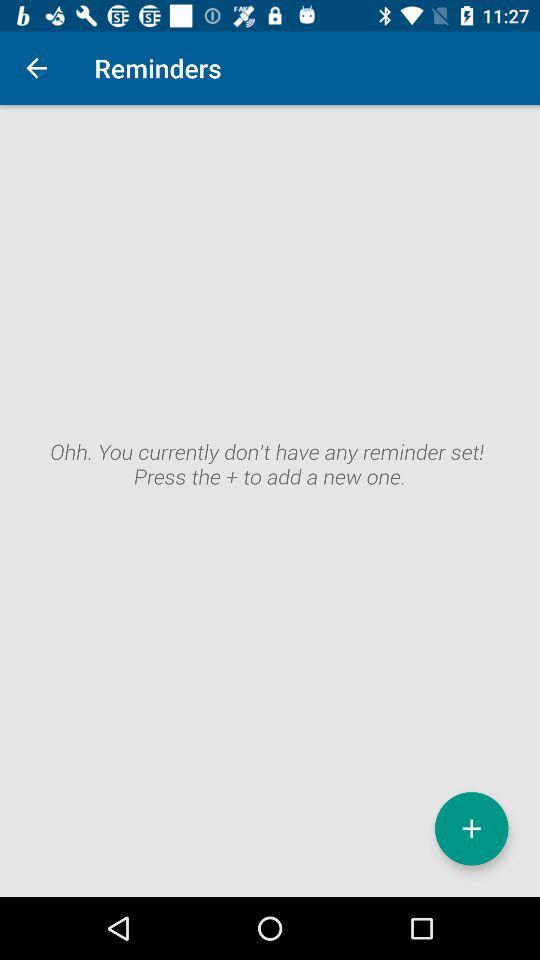 The height and width of the screenshot is (960, 540). Describe the element at coordinates (270, 500) in the screenshot. I see `check remainders` at that location.